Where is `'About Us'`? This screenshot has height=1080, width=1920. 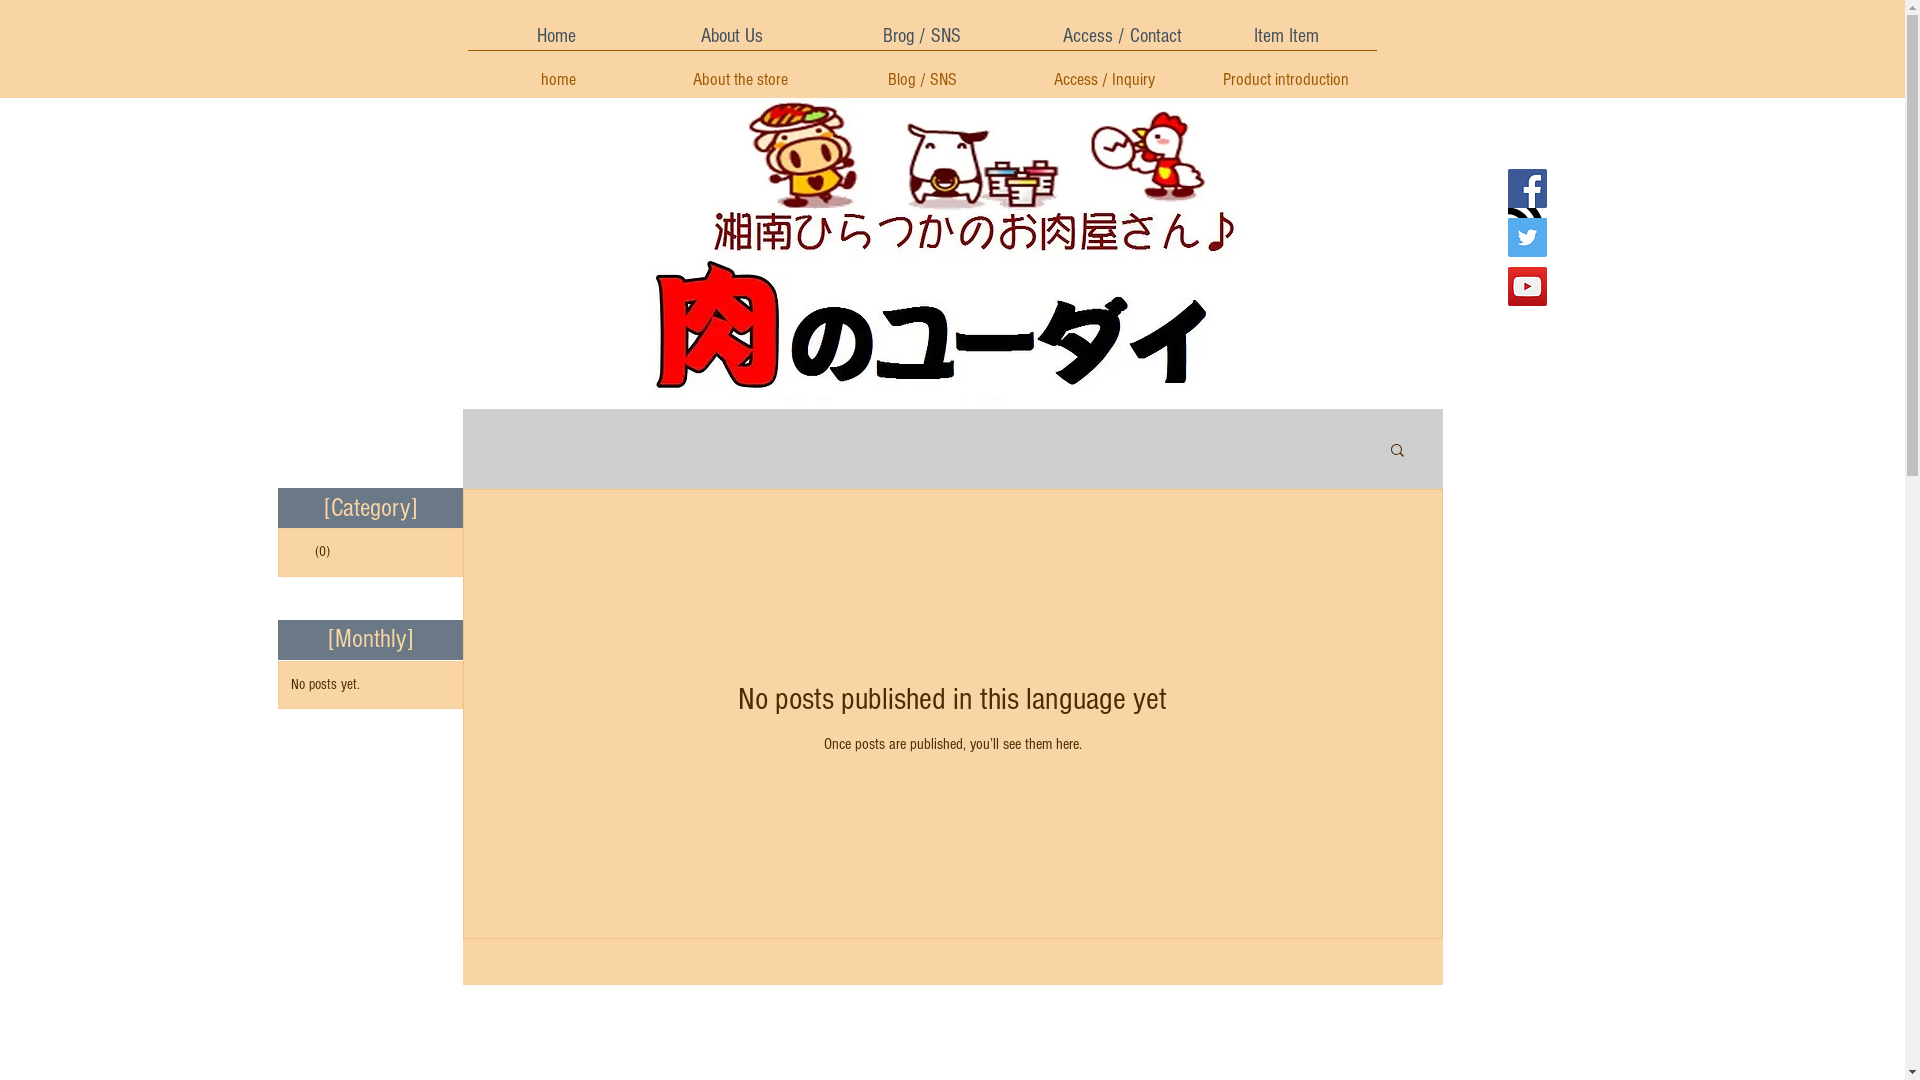 'About Us' is located at coordinates (730, 35).